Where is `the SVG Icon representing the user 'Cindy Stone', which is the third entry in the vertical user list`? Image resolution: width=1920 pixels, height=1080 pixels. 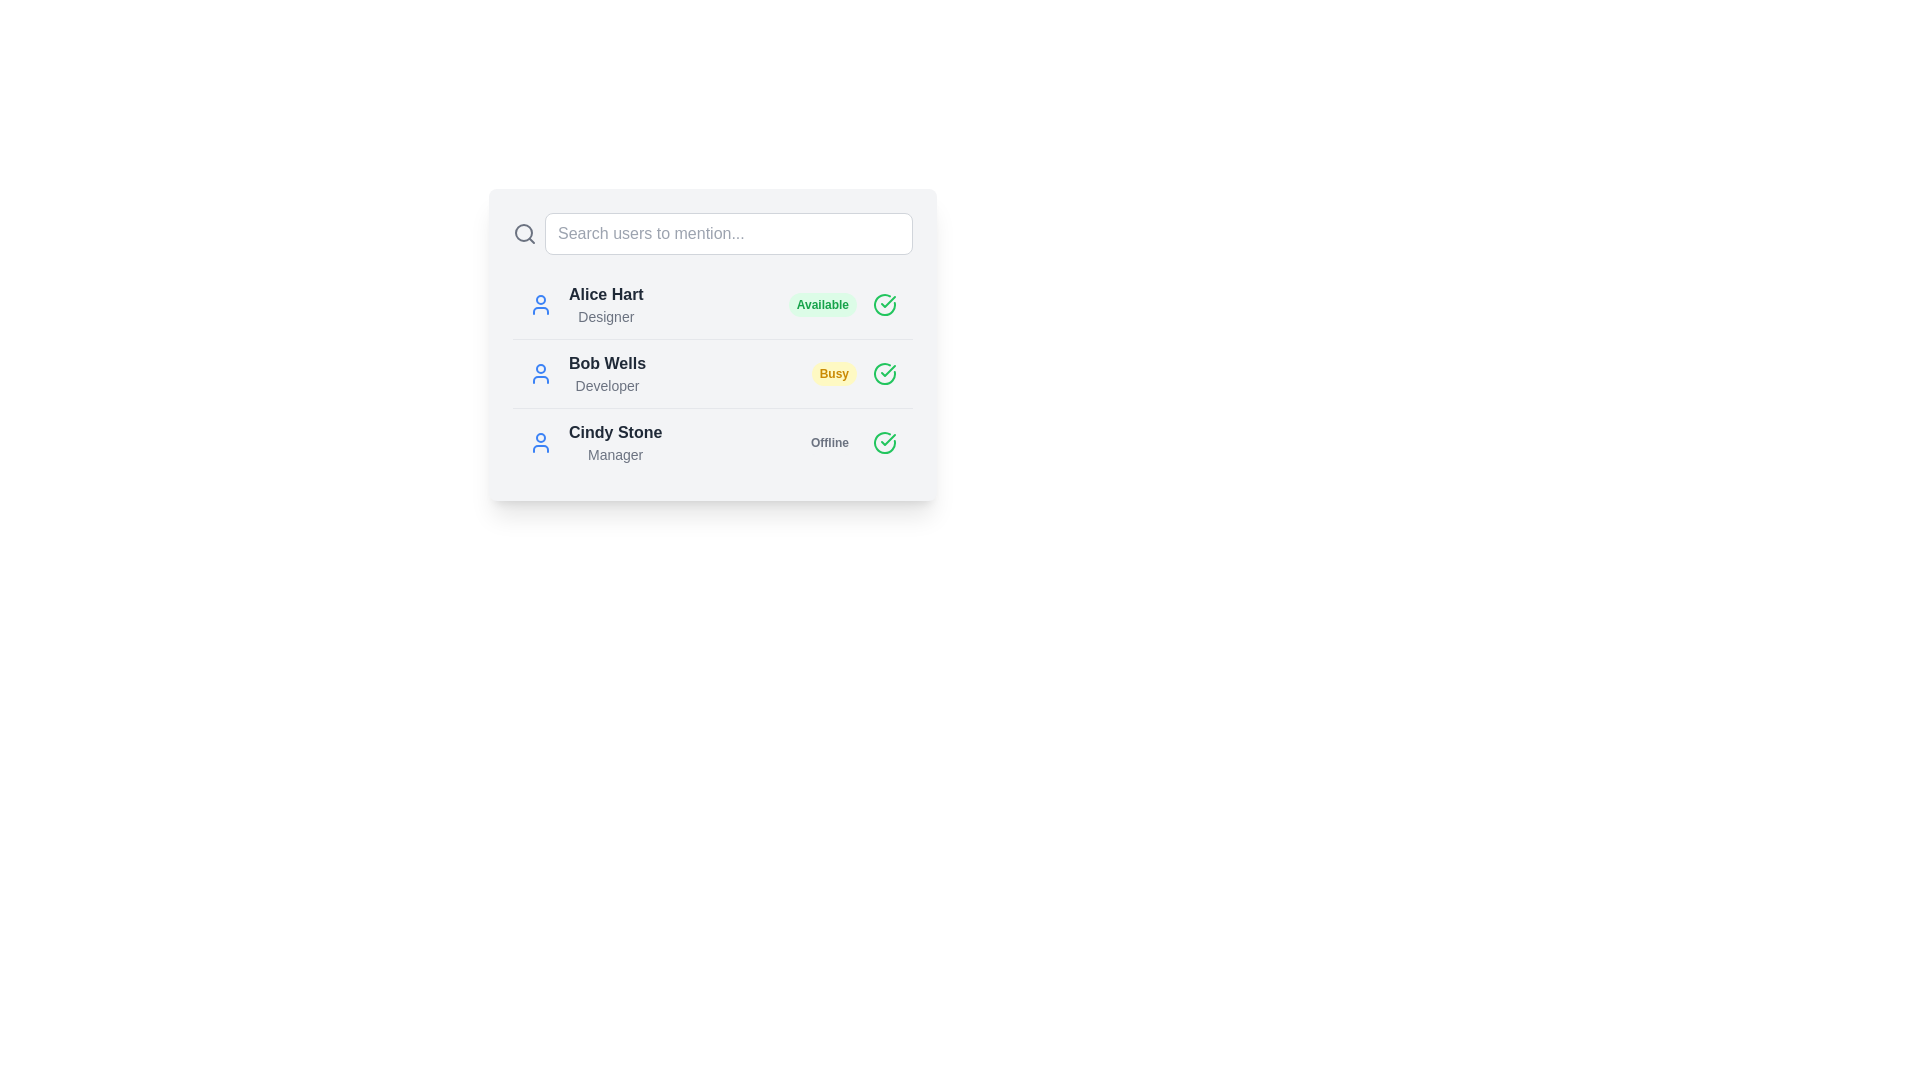 the SVG Icon representing the user 'Cindy Stone', which is the third entry in the vertical user list is located at coordinates (541, 442).